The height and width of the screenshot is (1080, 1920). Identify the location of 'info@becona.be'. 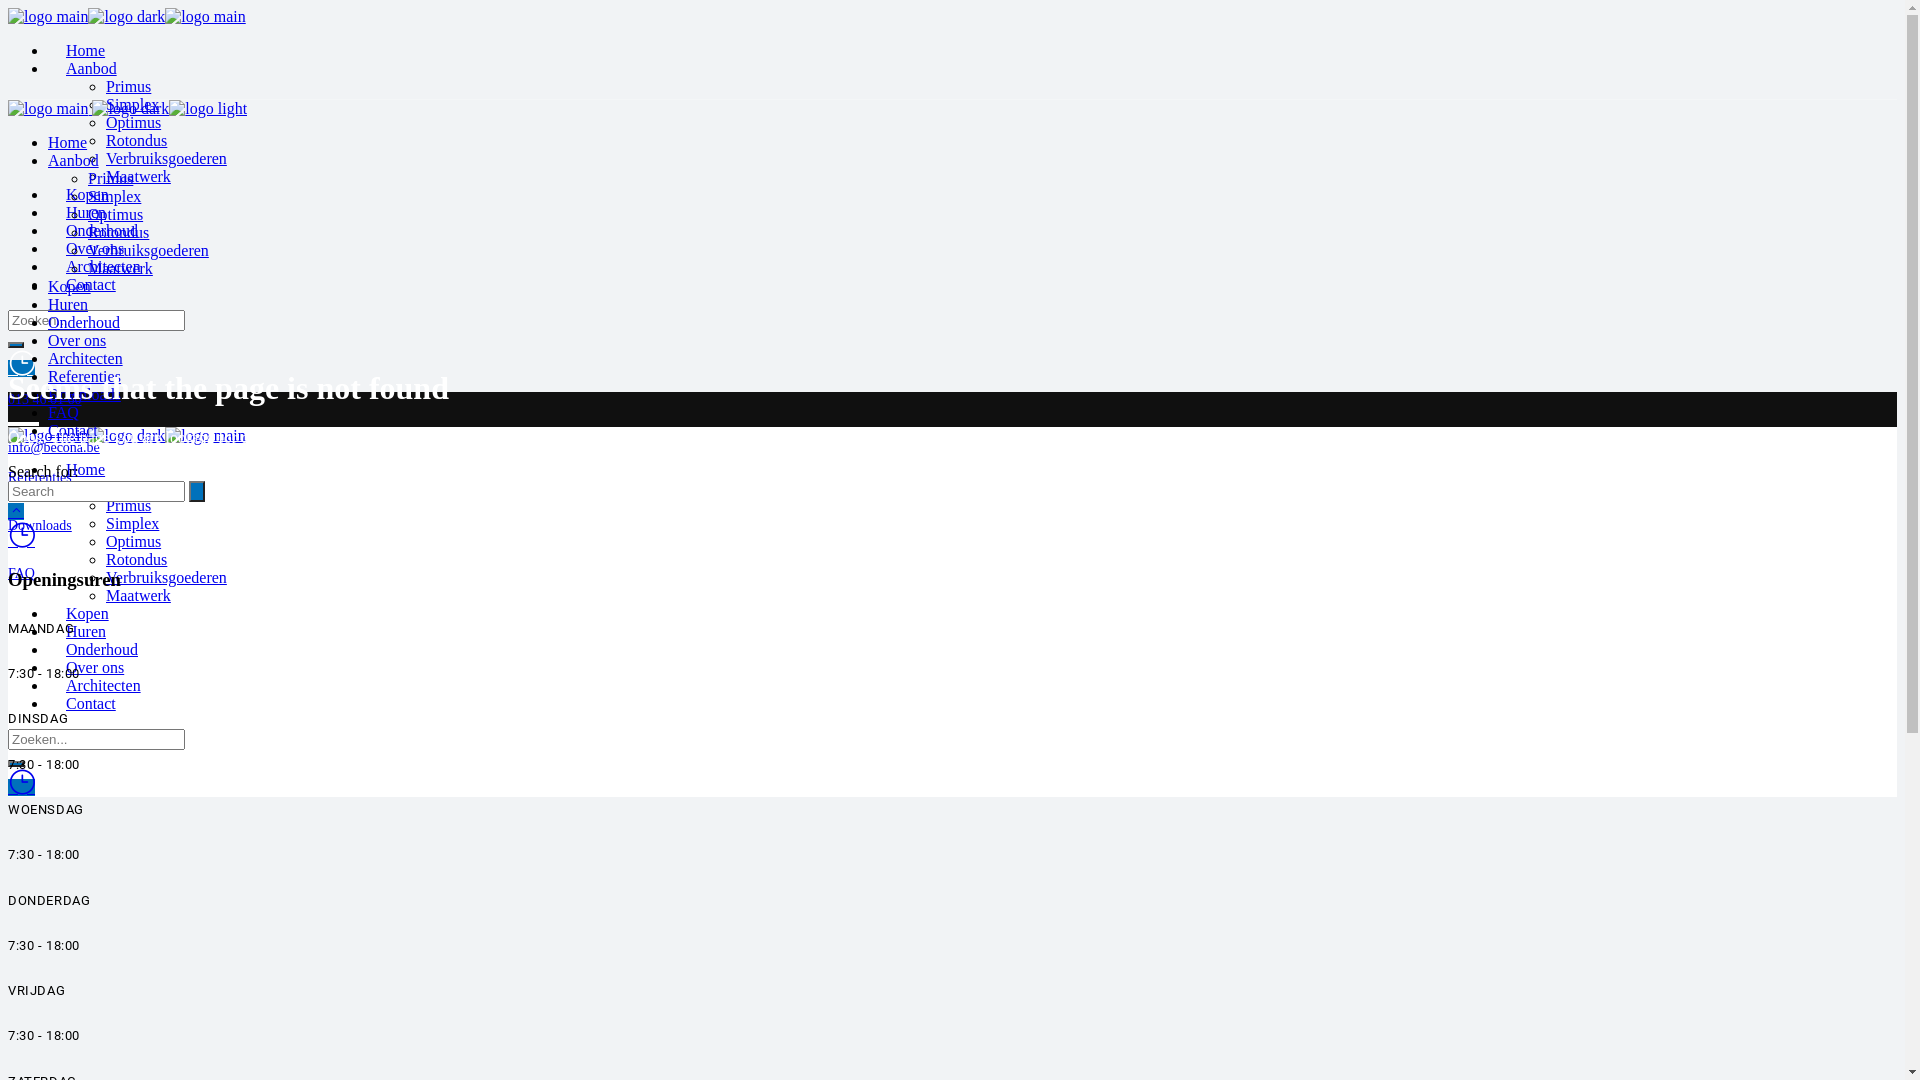
(8, 446).